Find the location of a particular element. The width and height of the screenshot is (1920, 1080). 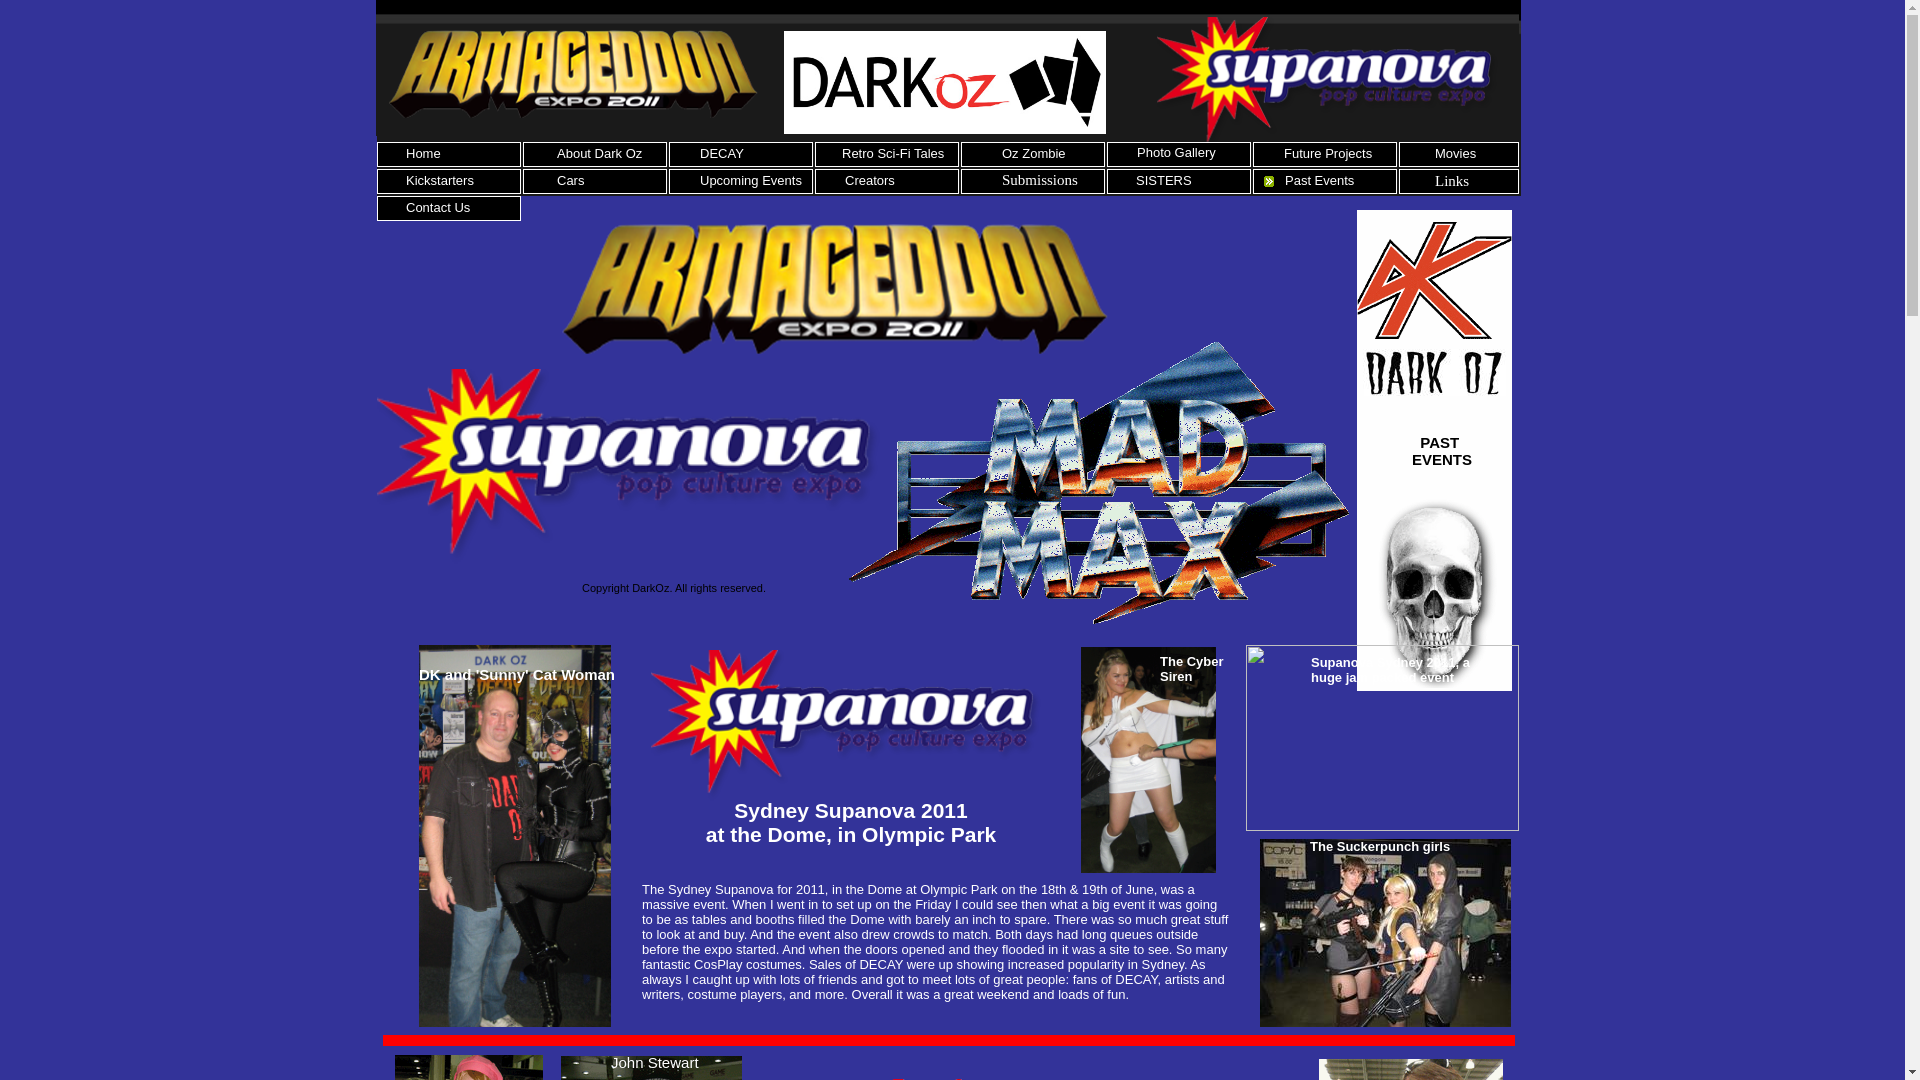

'Retro Sci-Fi Tales' is located at coordinates (841, 152).